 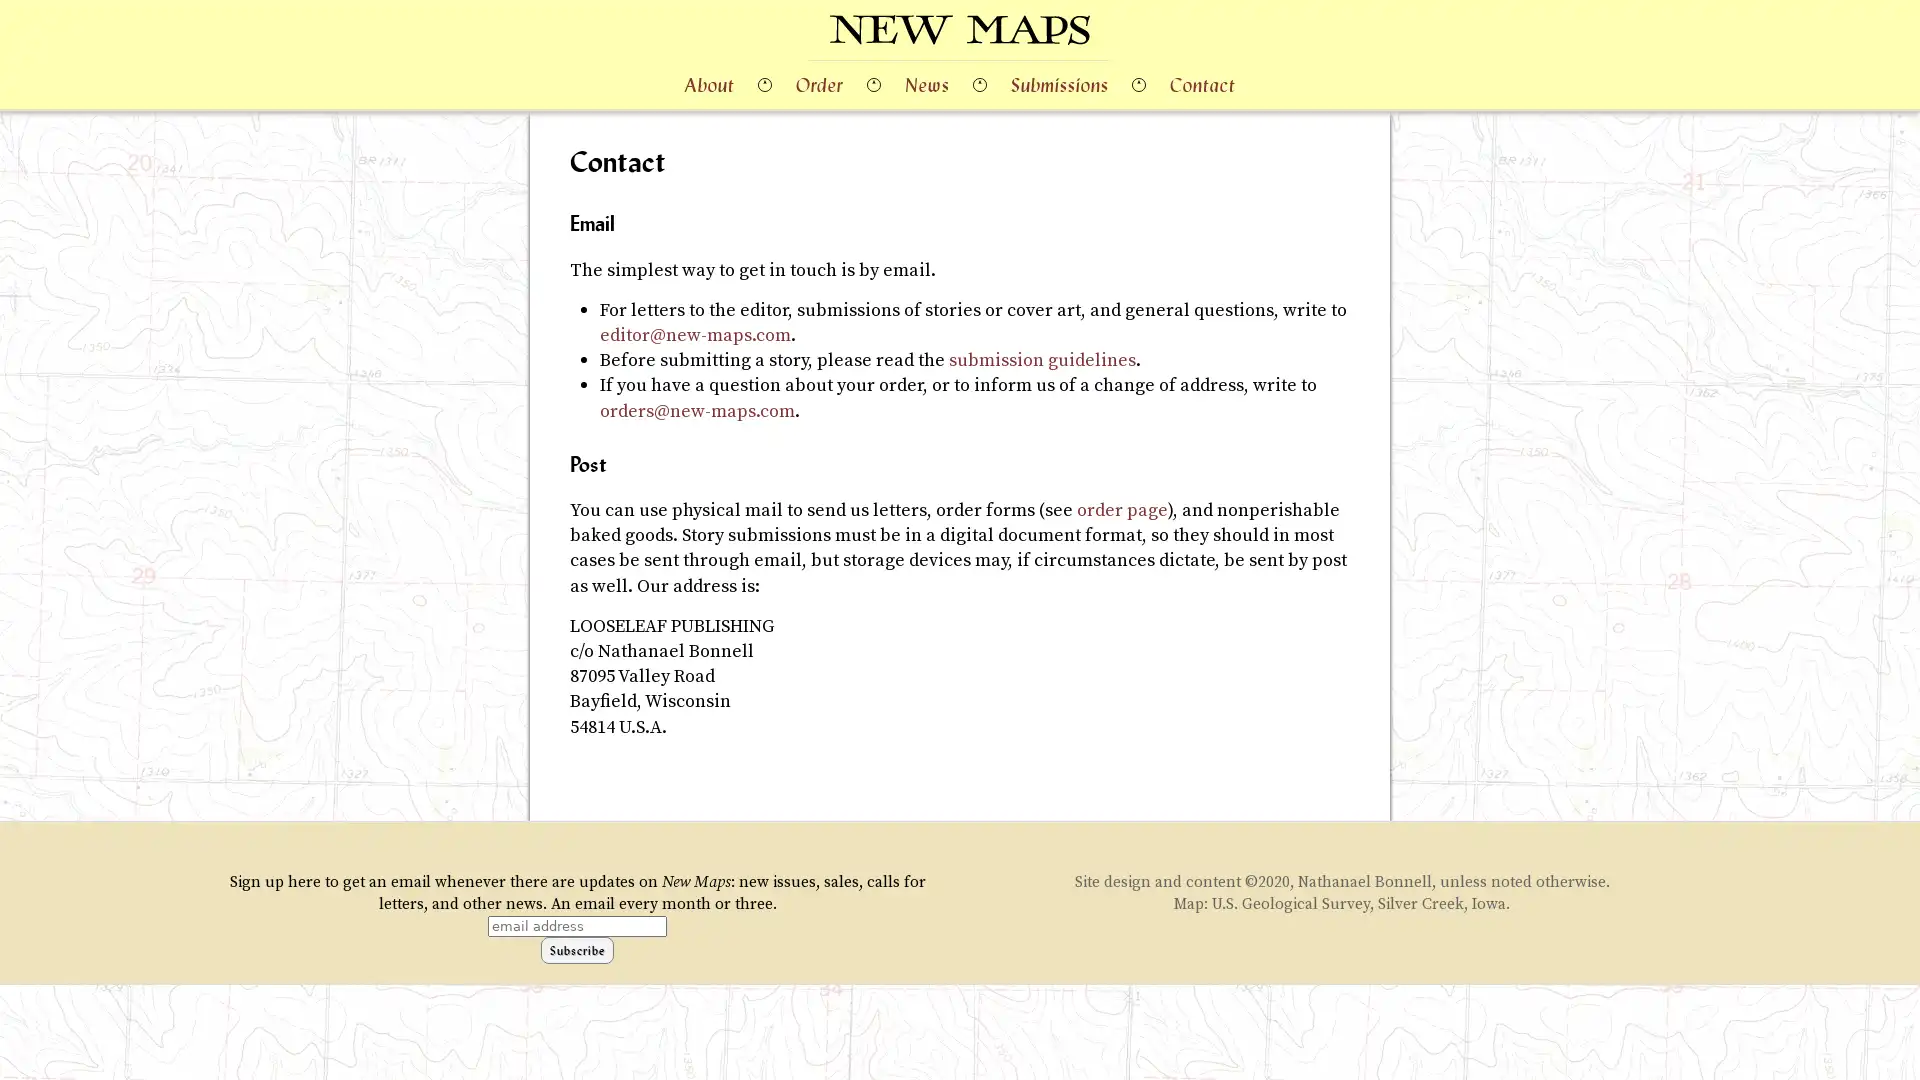 What do you see at coordinates (576, 948) in the screenshot?
I see `Subscribe` at bounding box center [576, 948].